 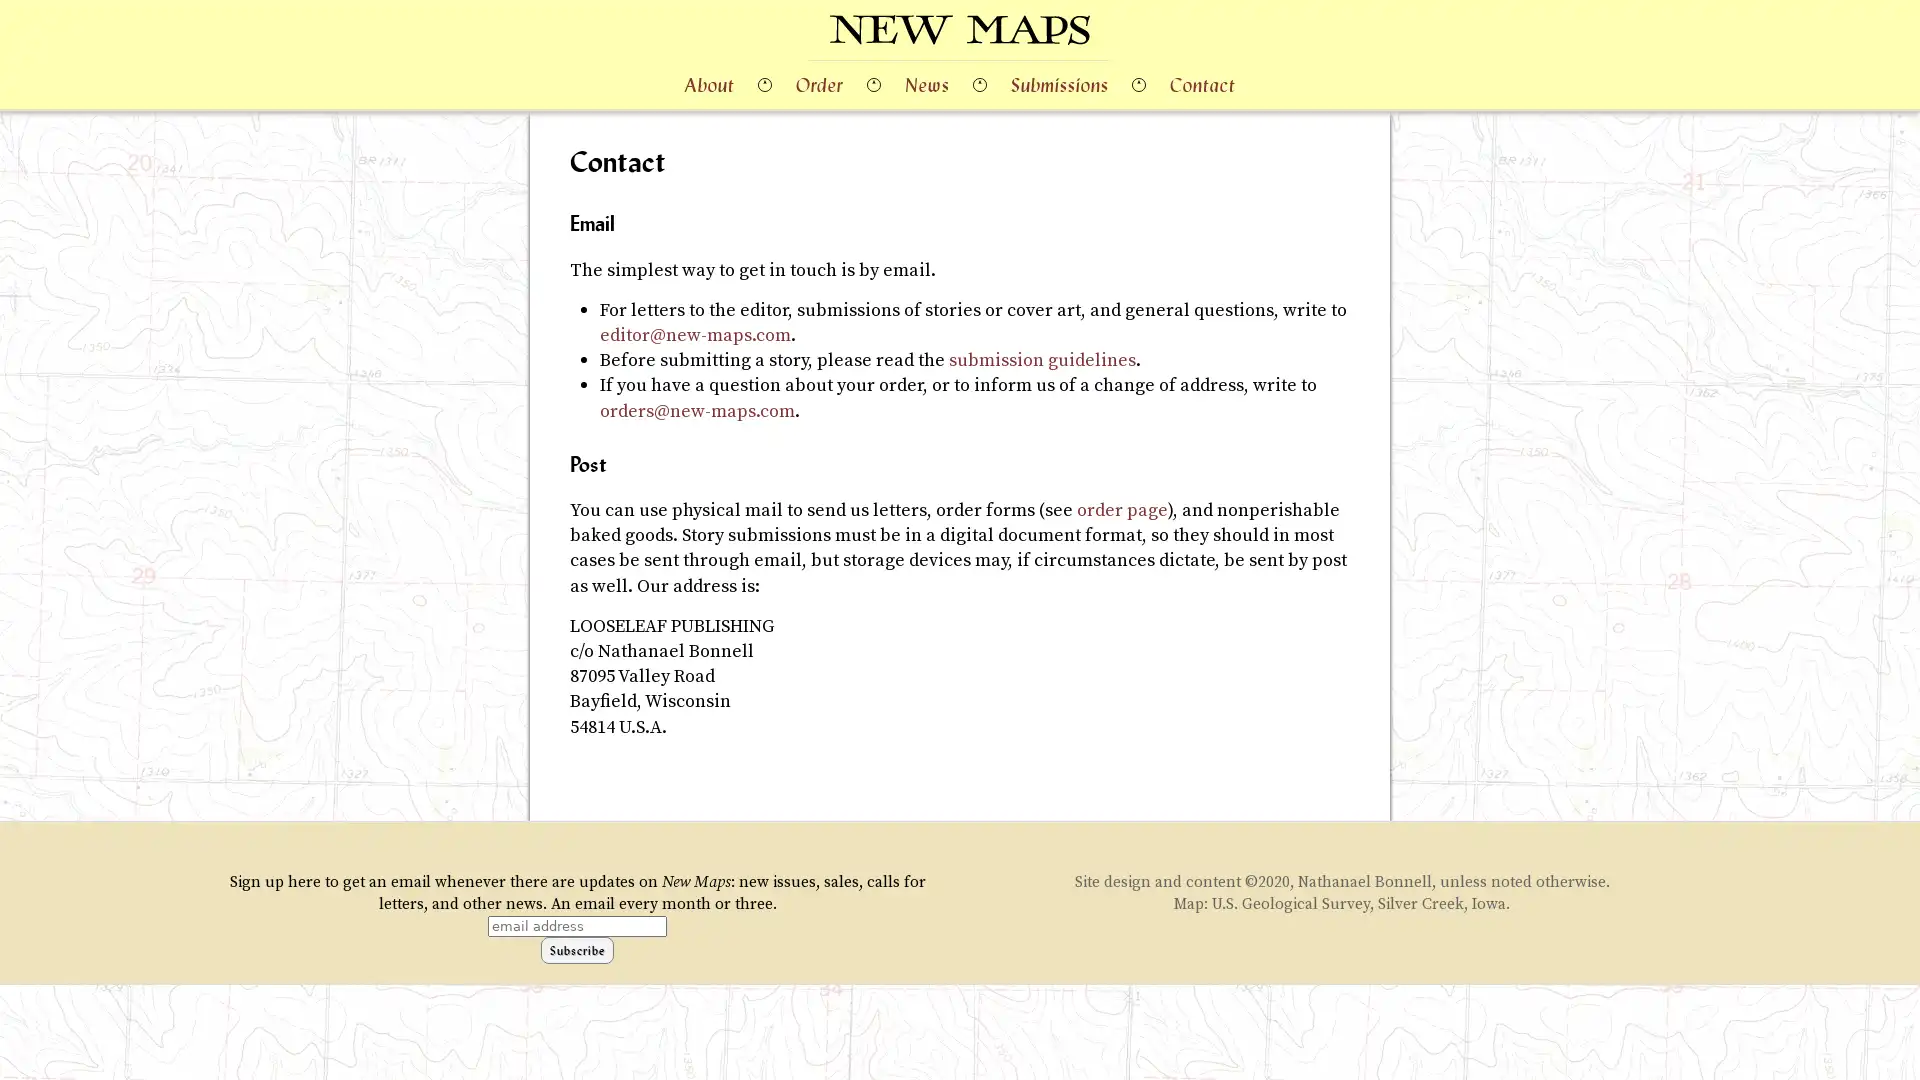 What do you see at coordinates (576, 948) in the screenshot?
I see `Subscribe` at bounding box center [576, 948].